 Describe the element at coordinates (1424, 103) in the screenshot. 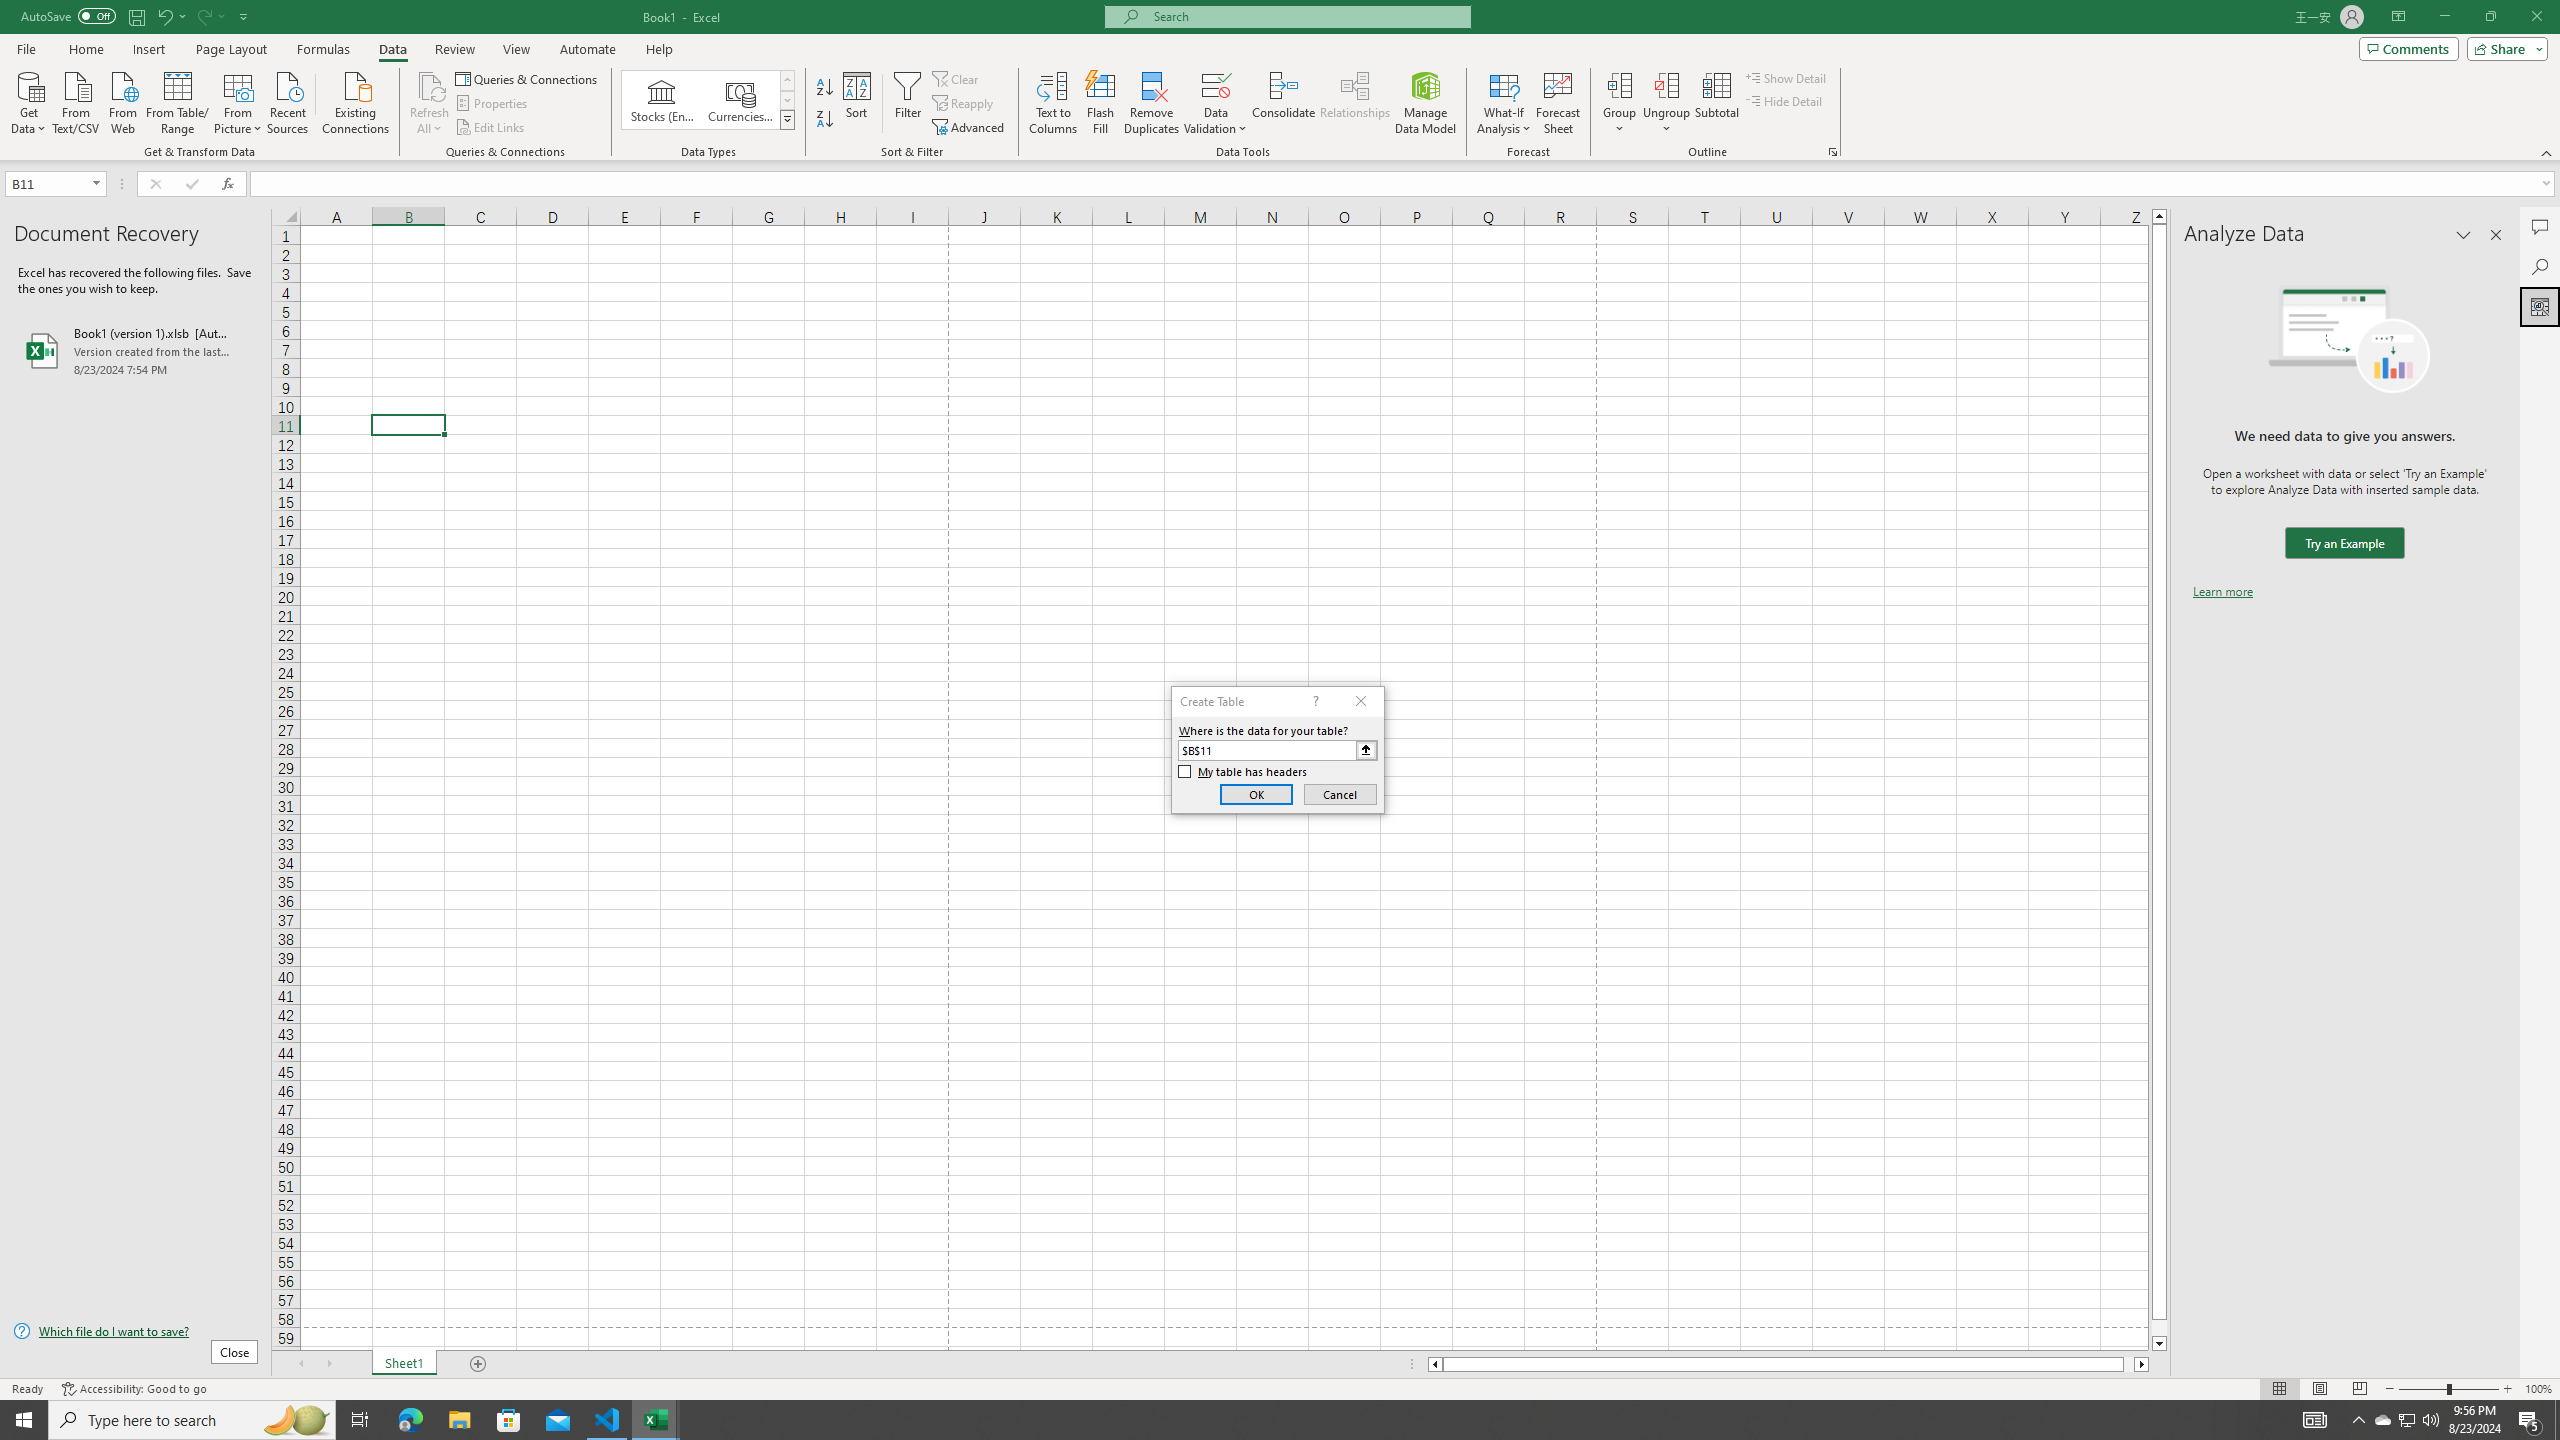

I see `'Manage Data Model'` at that location.